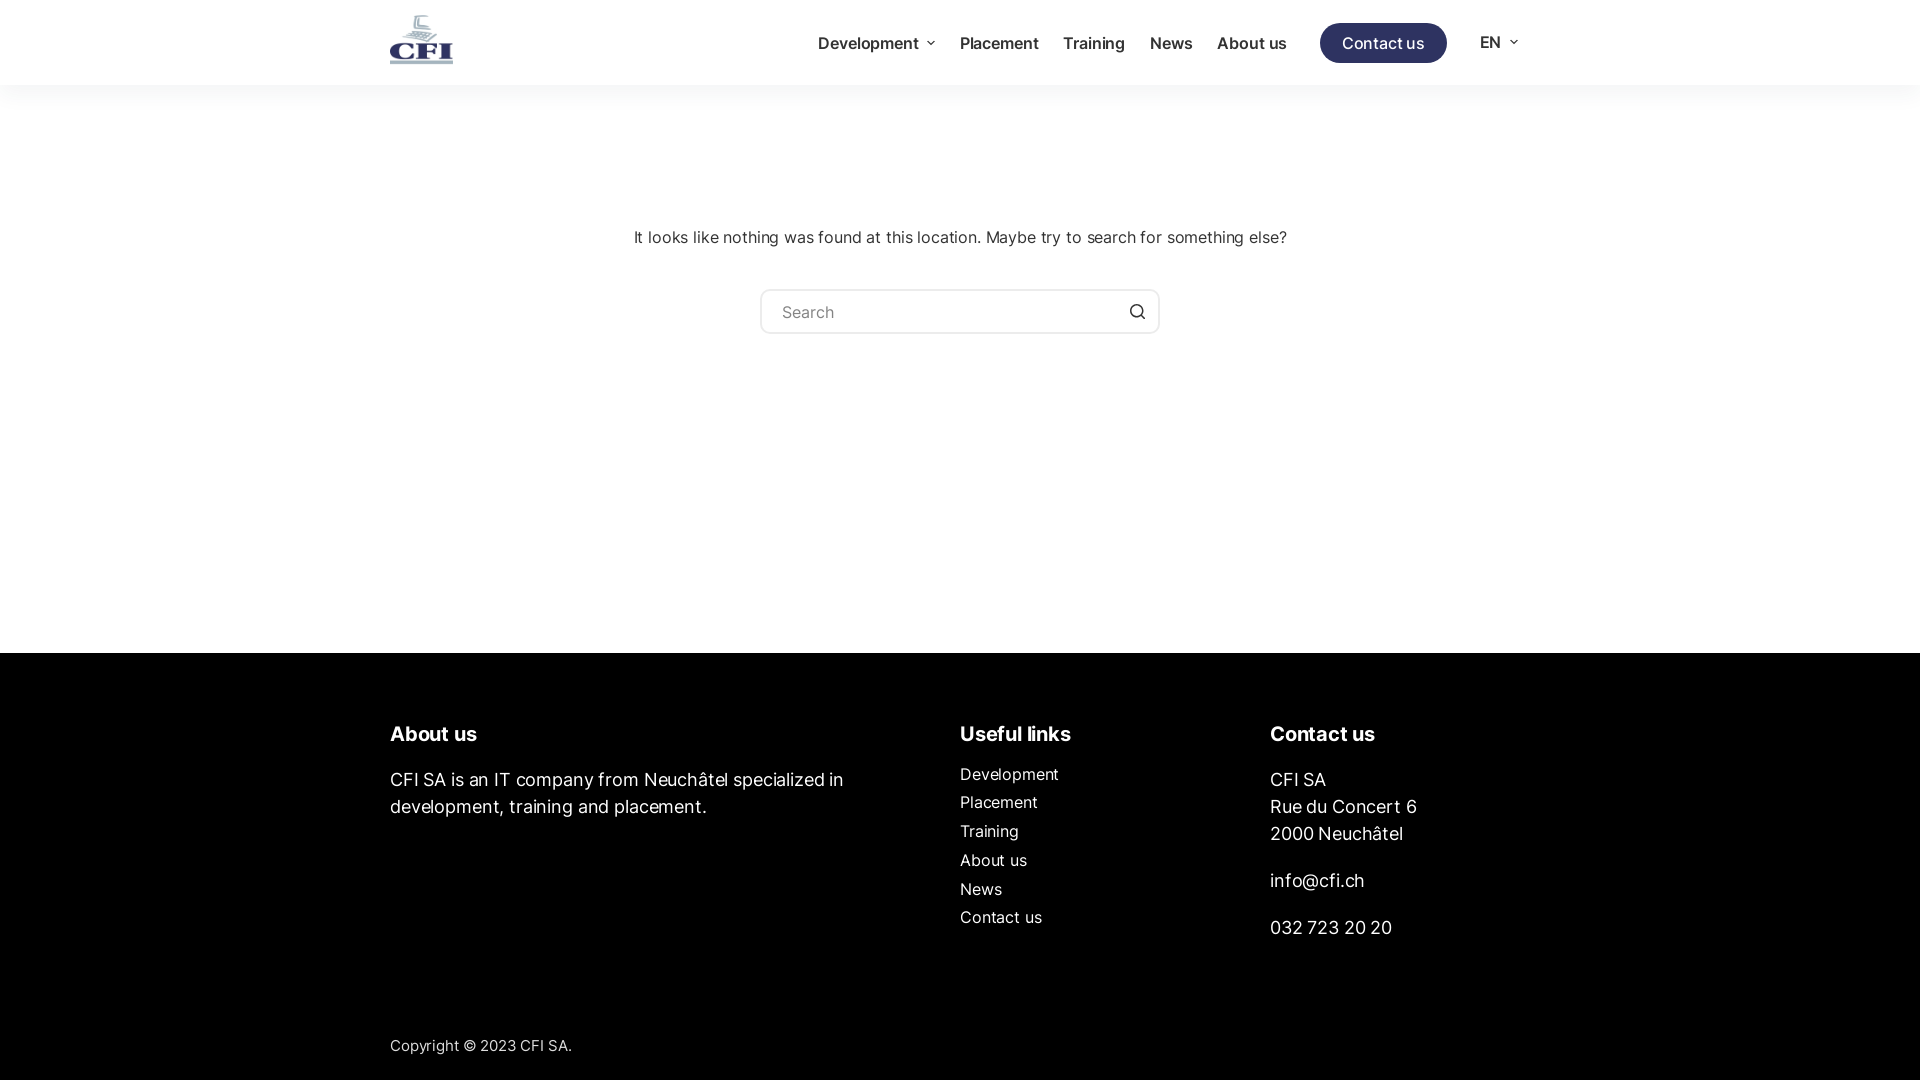  What do you see at coordinates (19, 10) in the screenshot?
I see `'Skip to content'` at bounding box center [19, 10].